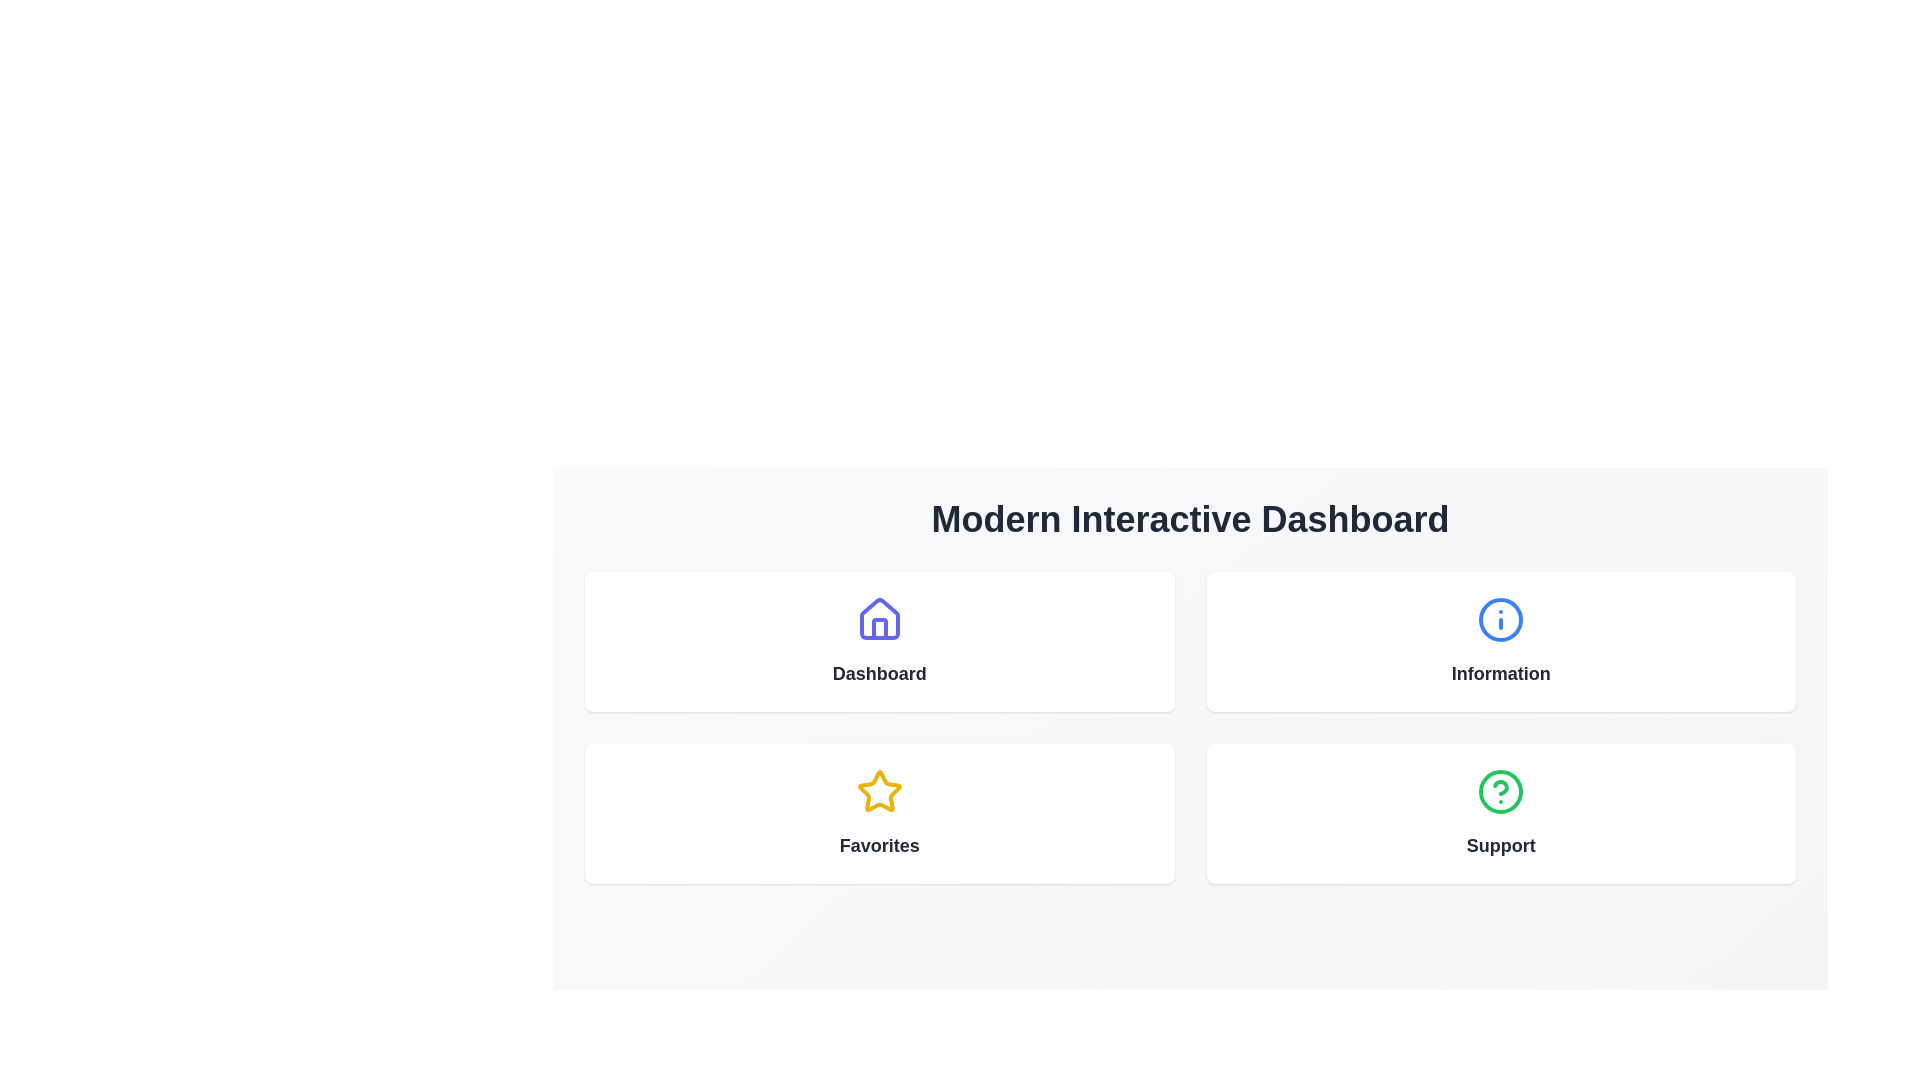 This screenshot has width=1920, height=1080. Describe the element at coordinates (1501, 790) in the screenshot. I see `the green circular icon with a white question mark in the center located in the lower-right card labeled 'Support'` at that location.